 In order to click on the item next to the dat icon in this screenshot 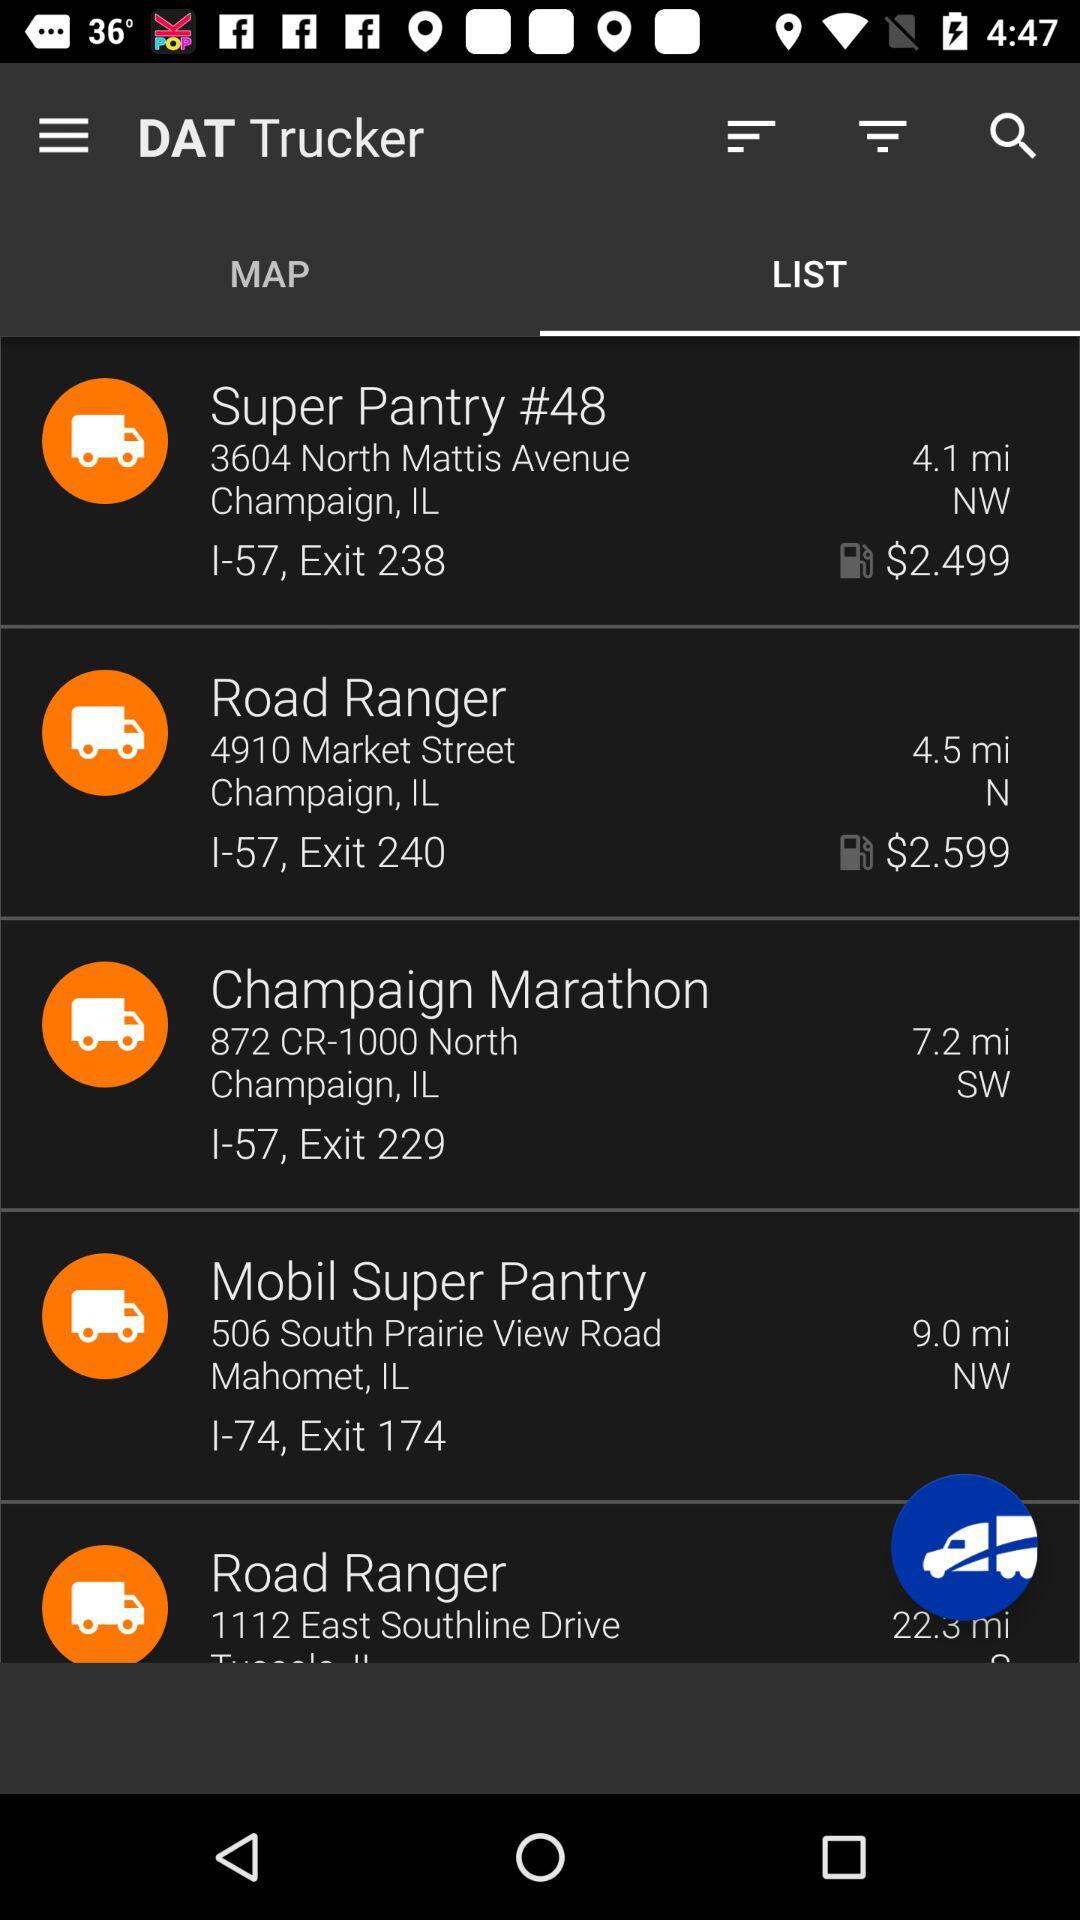, I will do `click(67, 135)`.